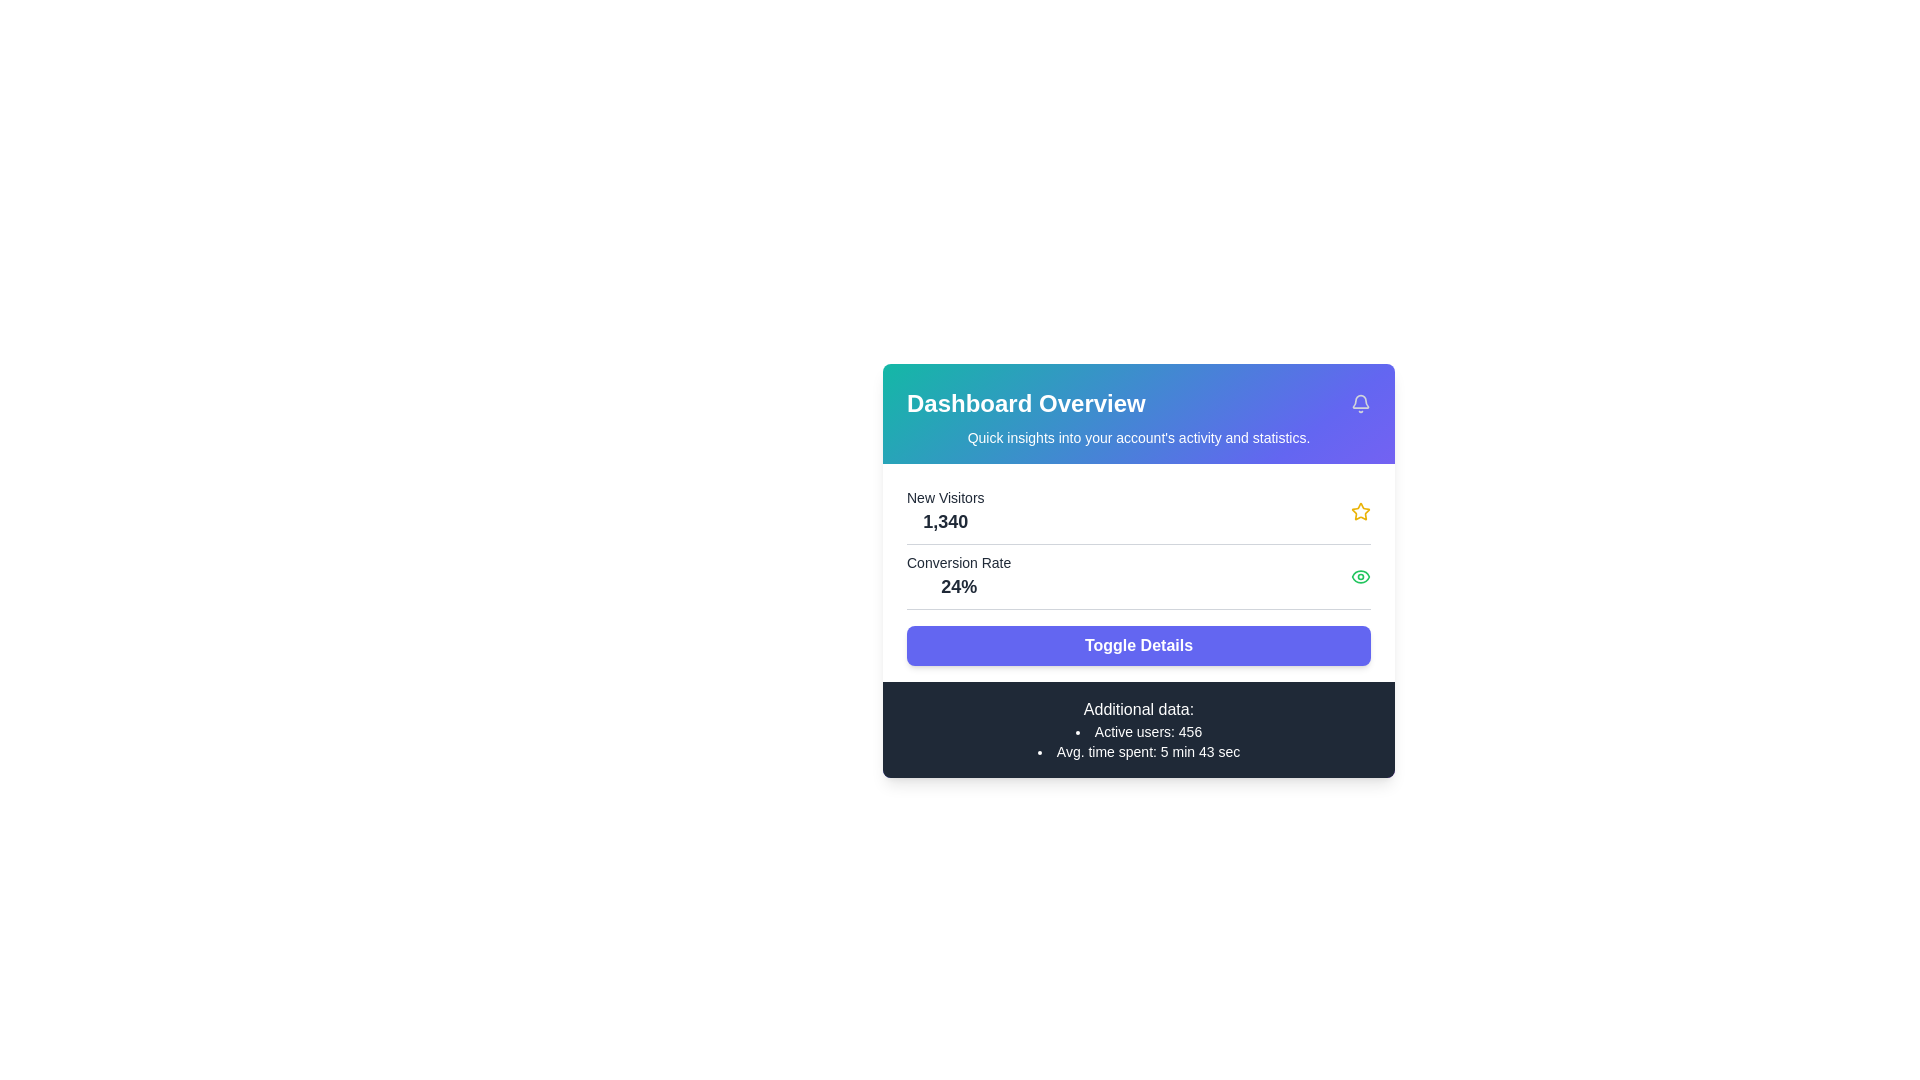  Describe the element at coordinates (944, 520) in the screenshot. I see `the static text element that displays the numerical count of new visitors, located below the 'New Visitors' label in the statistics card on the dashboard` at that location.